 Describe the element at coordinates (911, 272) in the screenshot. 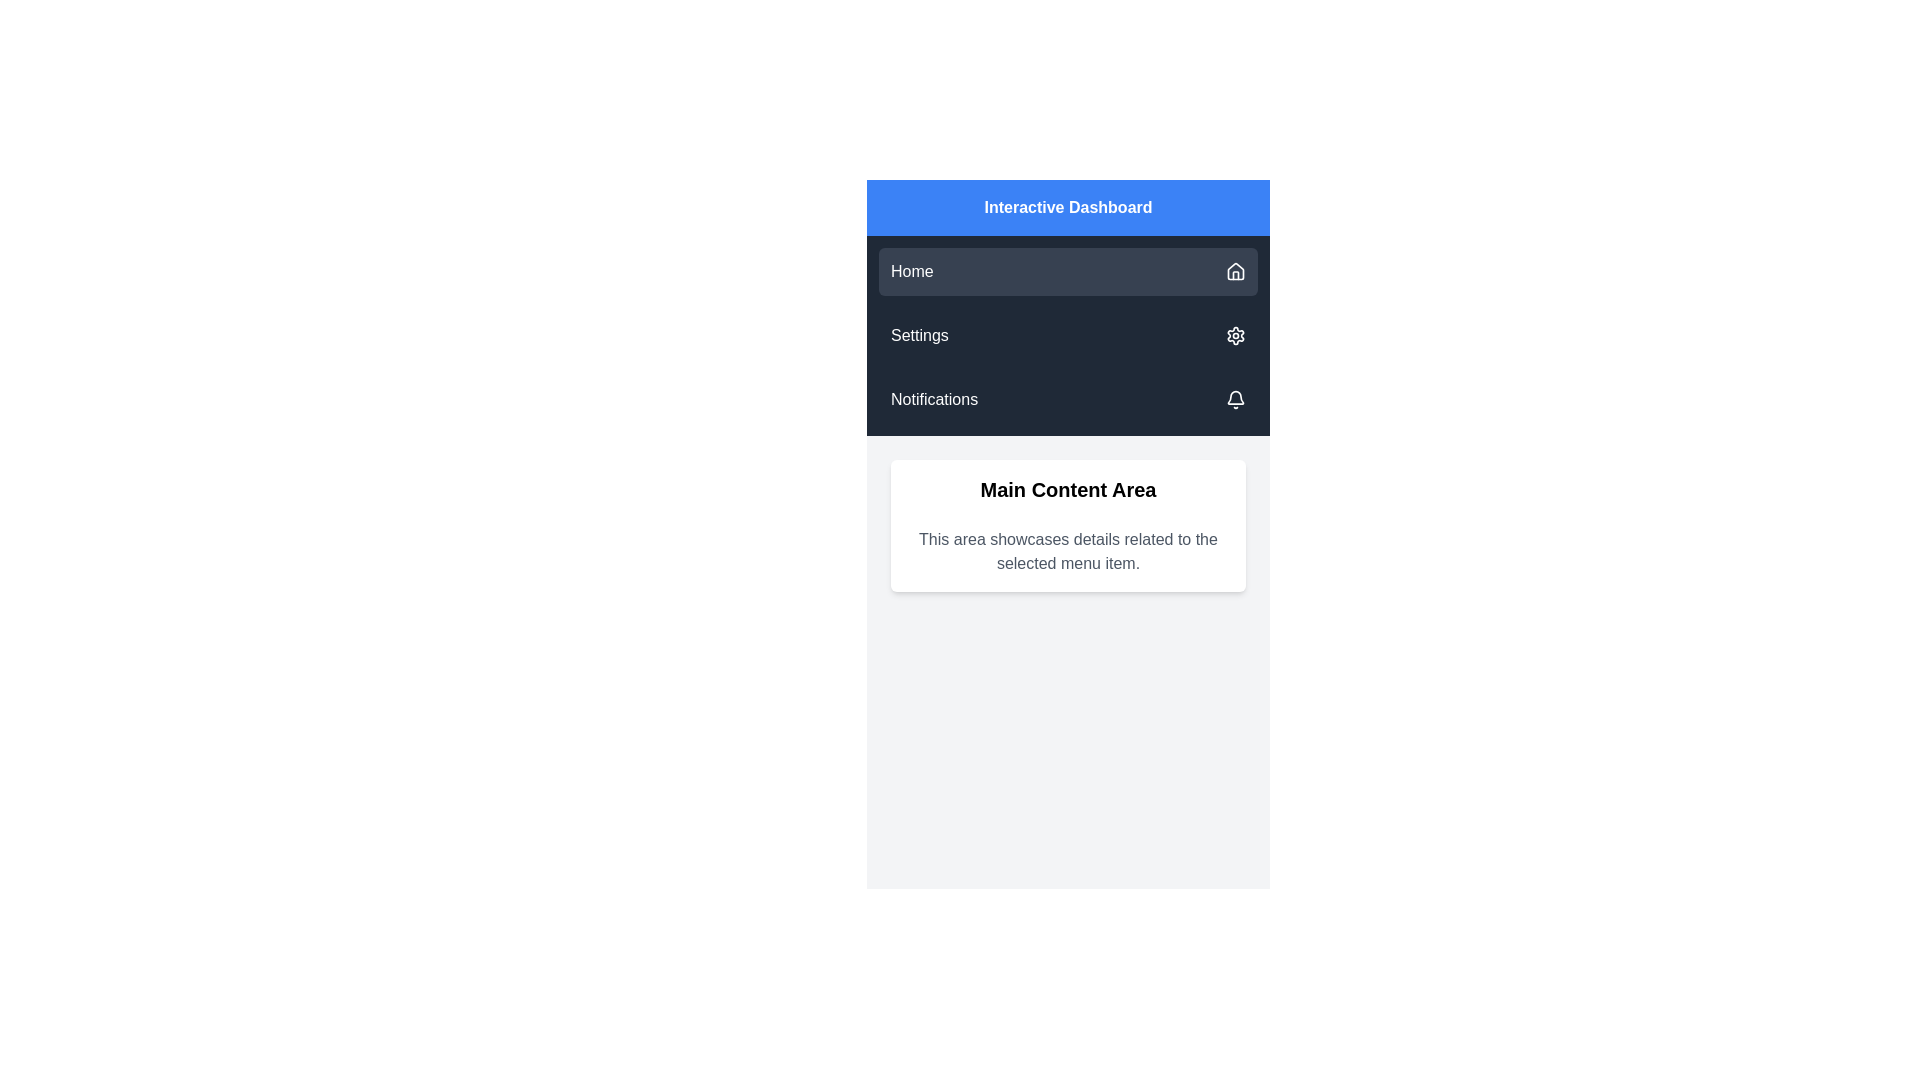

I see `the 'Home' text label displayed in white on a dark background, which is located in the top-left corner of the menu bar` at that location.